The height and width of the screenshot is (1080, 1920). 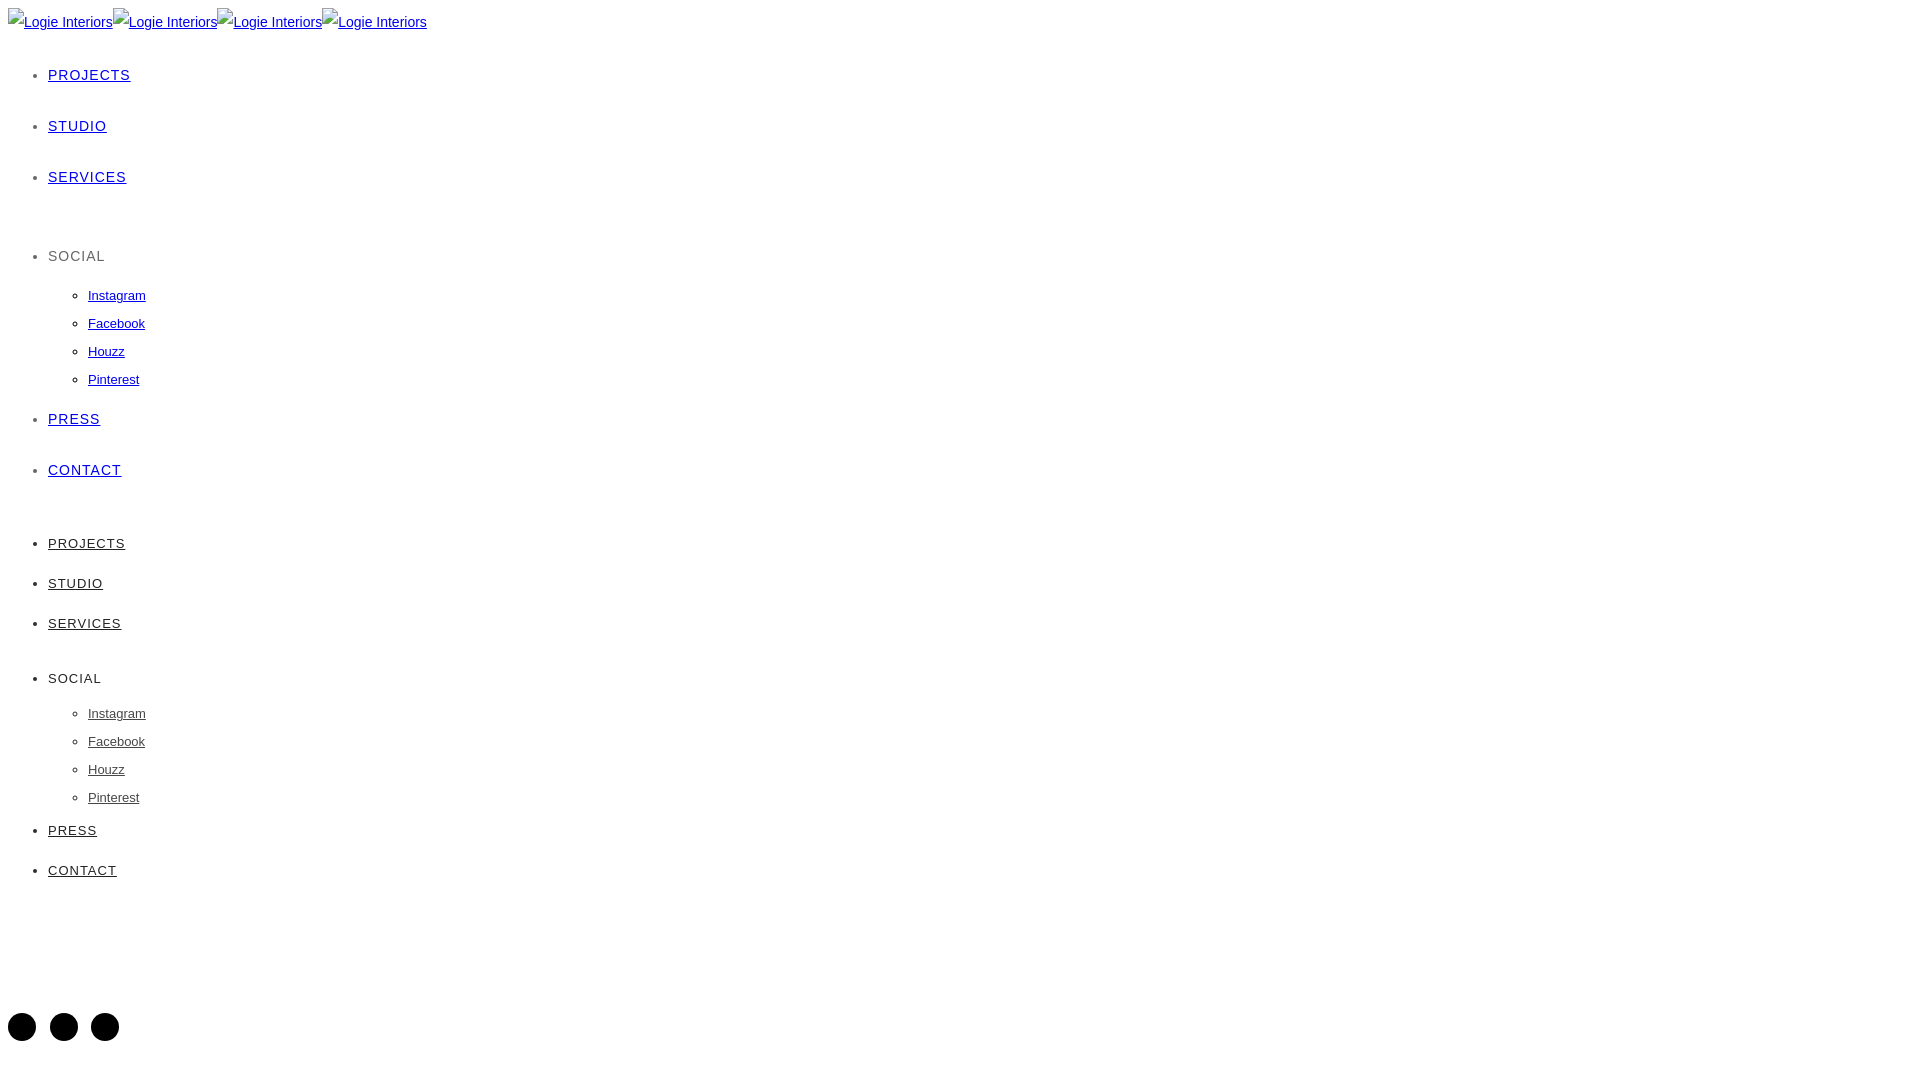 What do you see at coordinates (81, 869) in the screenshot?
I see `'CONTACT'` at bounding box center [81, 869].